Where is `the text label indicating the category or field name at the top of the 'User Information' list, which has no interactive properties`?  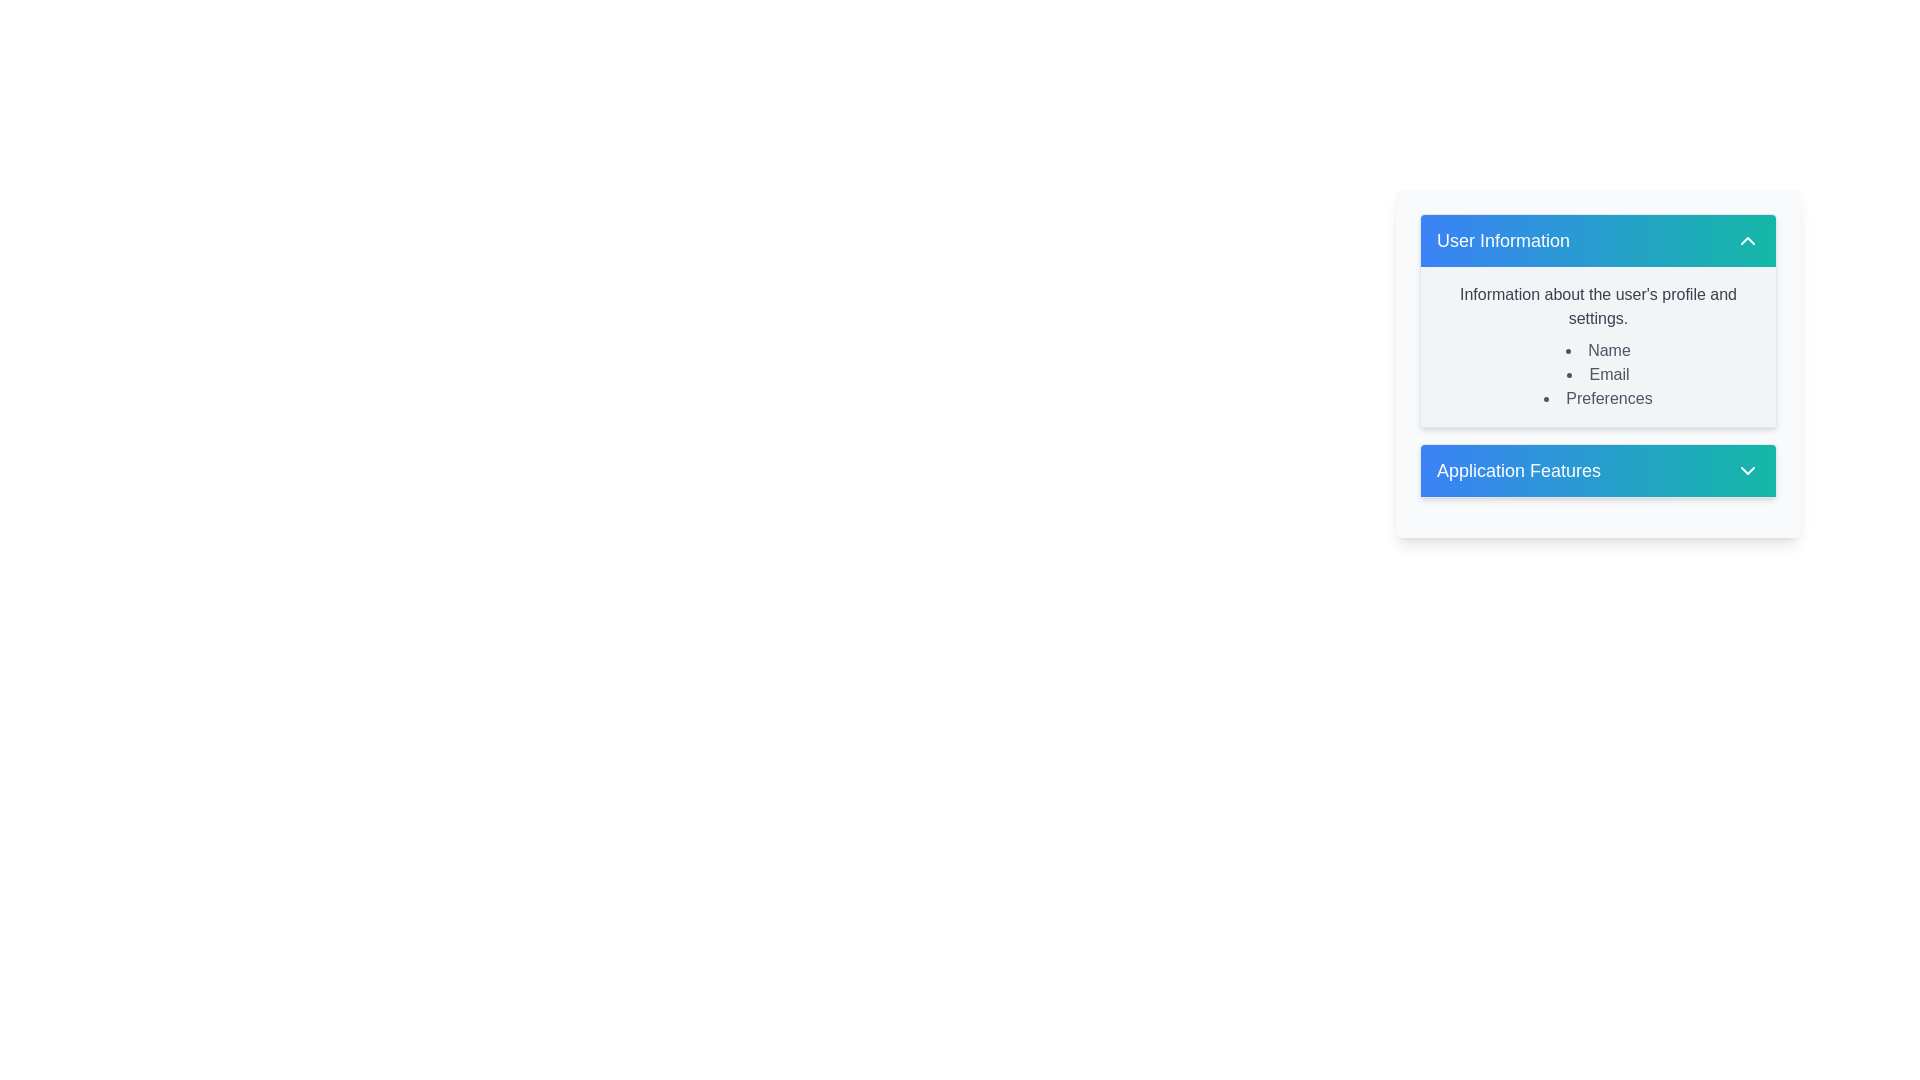 the text label indicating the category or field name at the top of the 'User Information' list, which has no interactive properties is located at coordinates (1597, 350).